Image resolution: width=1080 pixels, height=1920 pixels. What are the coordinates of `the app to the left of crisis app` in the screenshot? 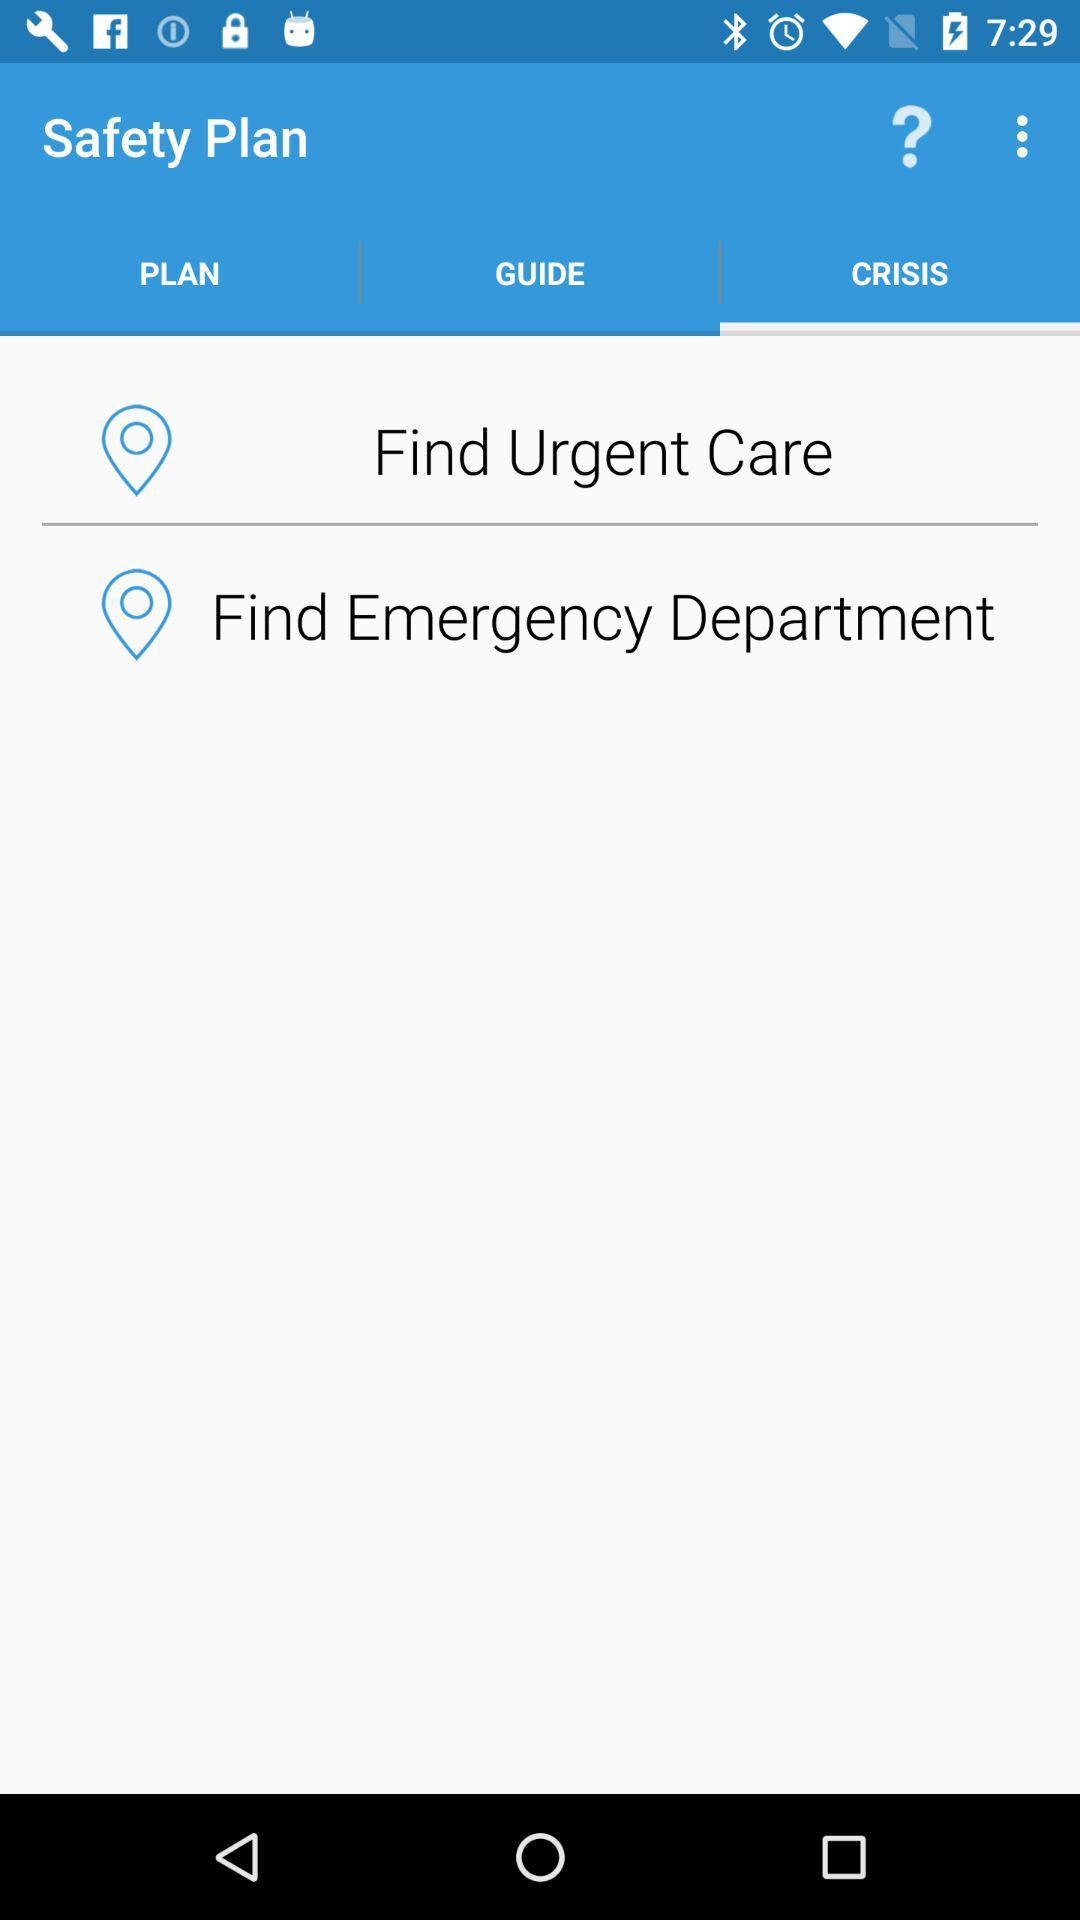 It's located at (540, 272).